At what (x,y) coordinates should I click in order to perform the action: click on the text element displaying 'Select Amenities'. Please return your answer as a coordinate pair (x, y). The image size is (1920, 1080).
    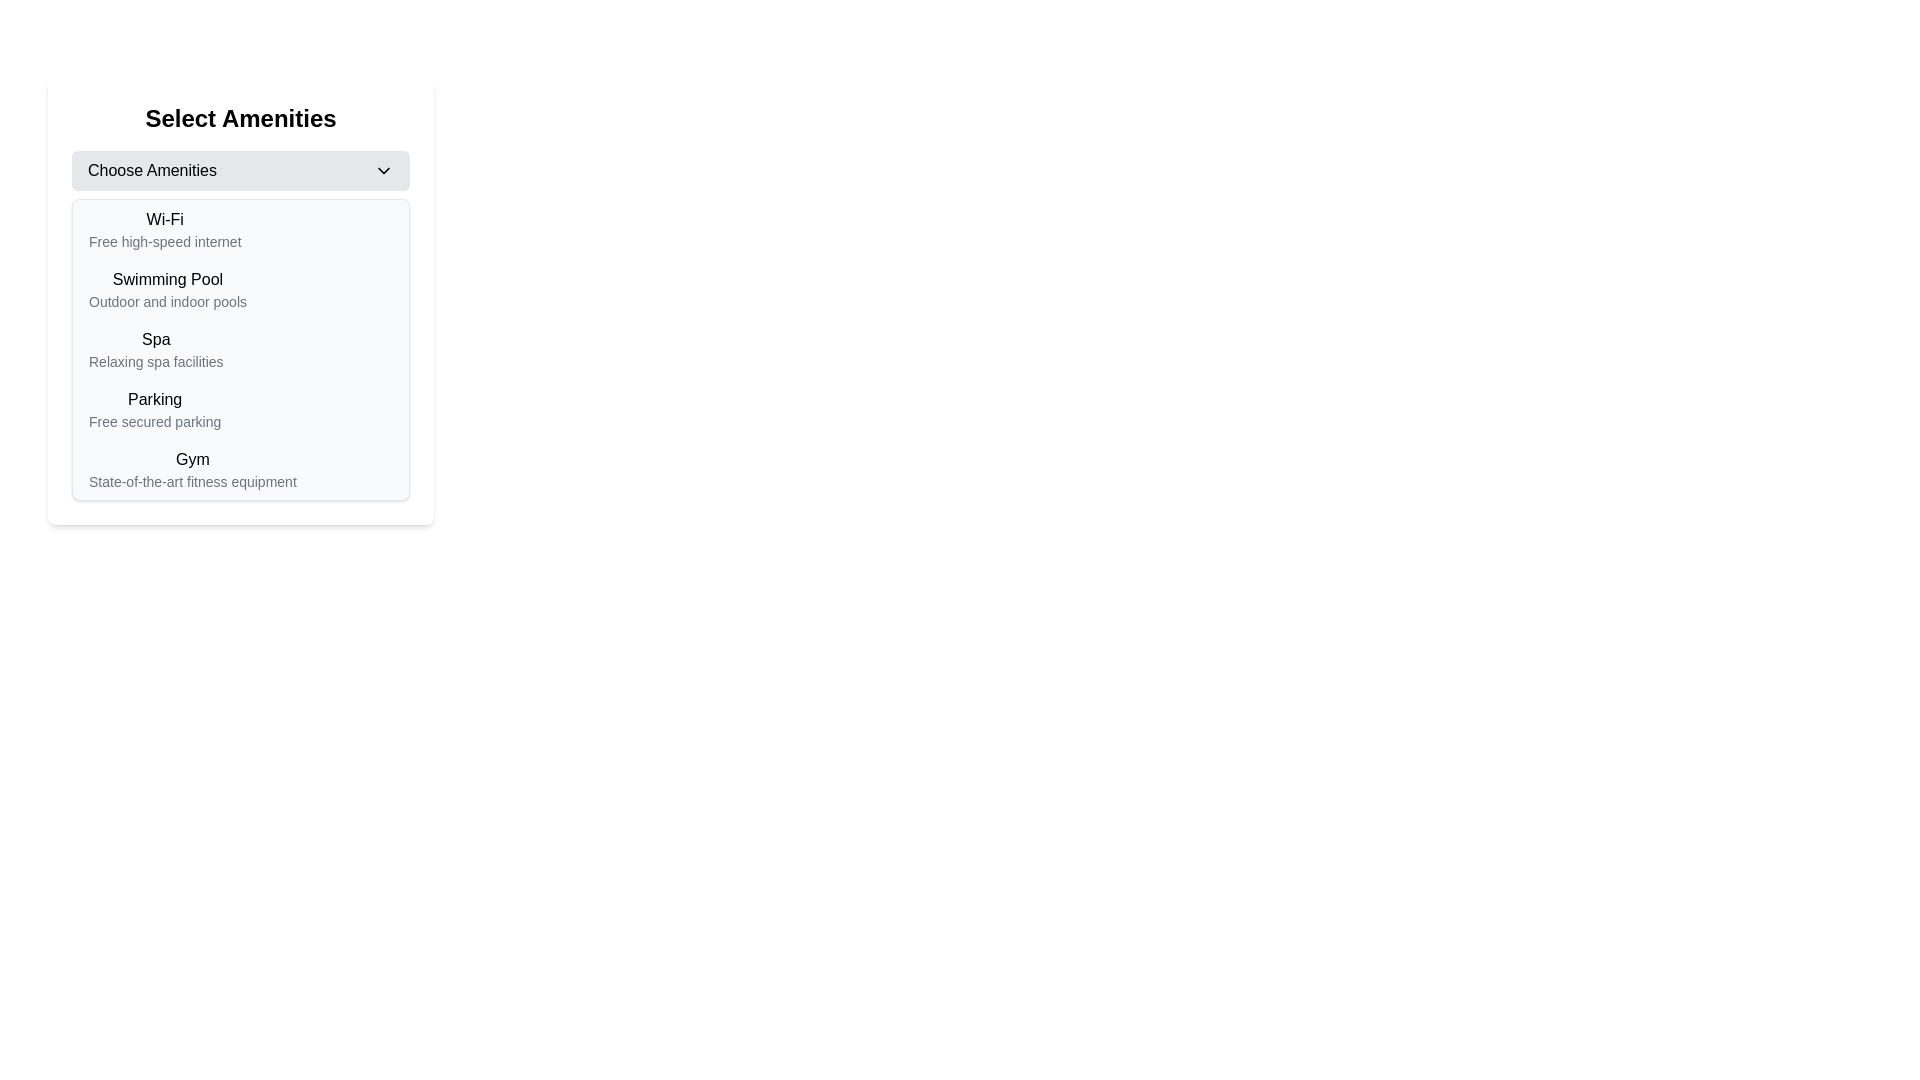
    Looking at the image, I should click on (240, 119).